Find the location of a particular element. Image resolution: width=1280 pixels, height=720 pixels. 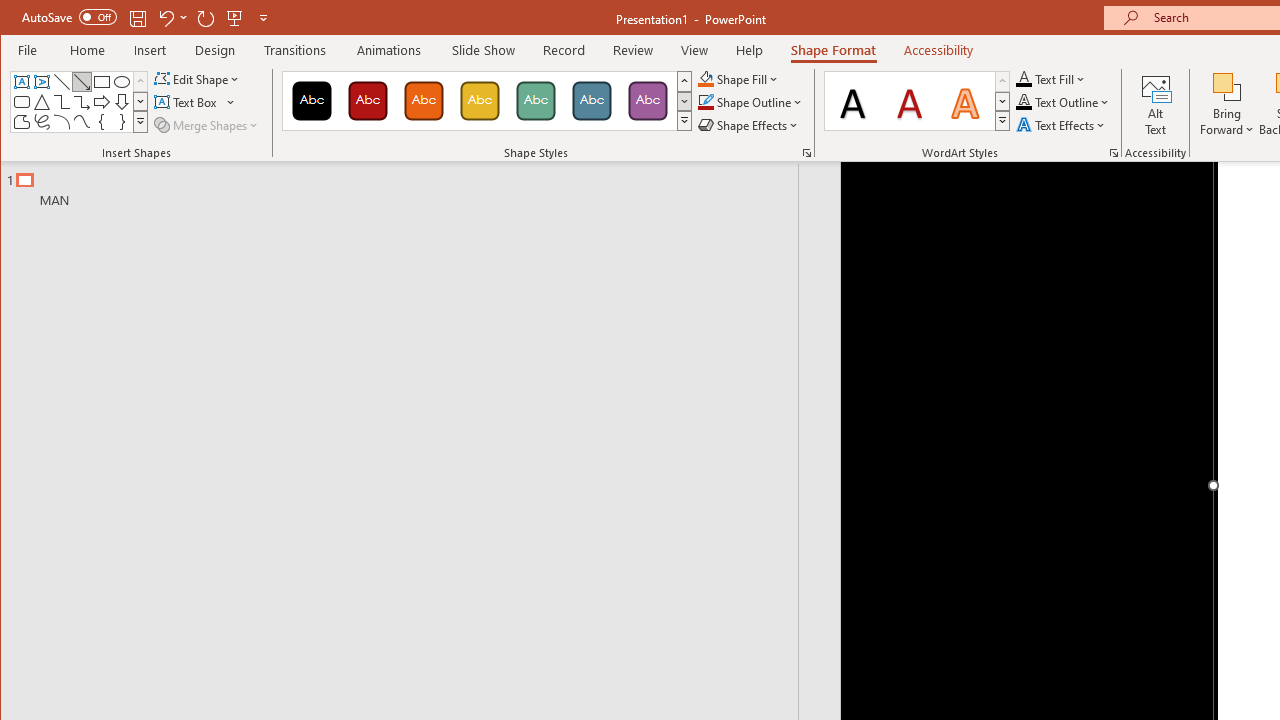

'Arrow: Right' is located at coordinates (101, 102).